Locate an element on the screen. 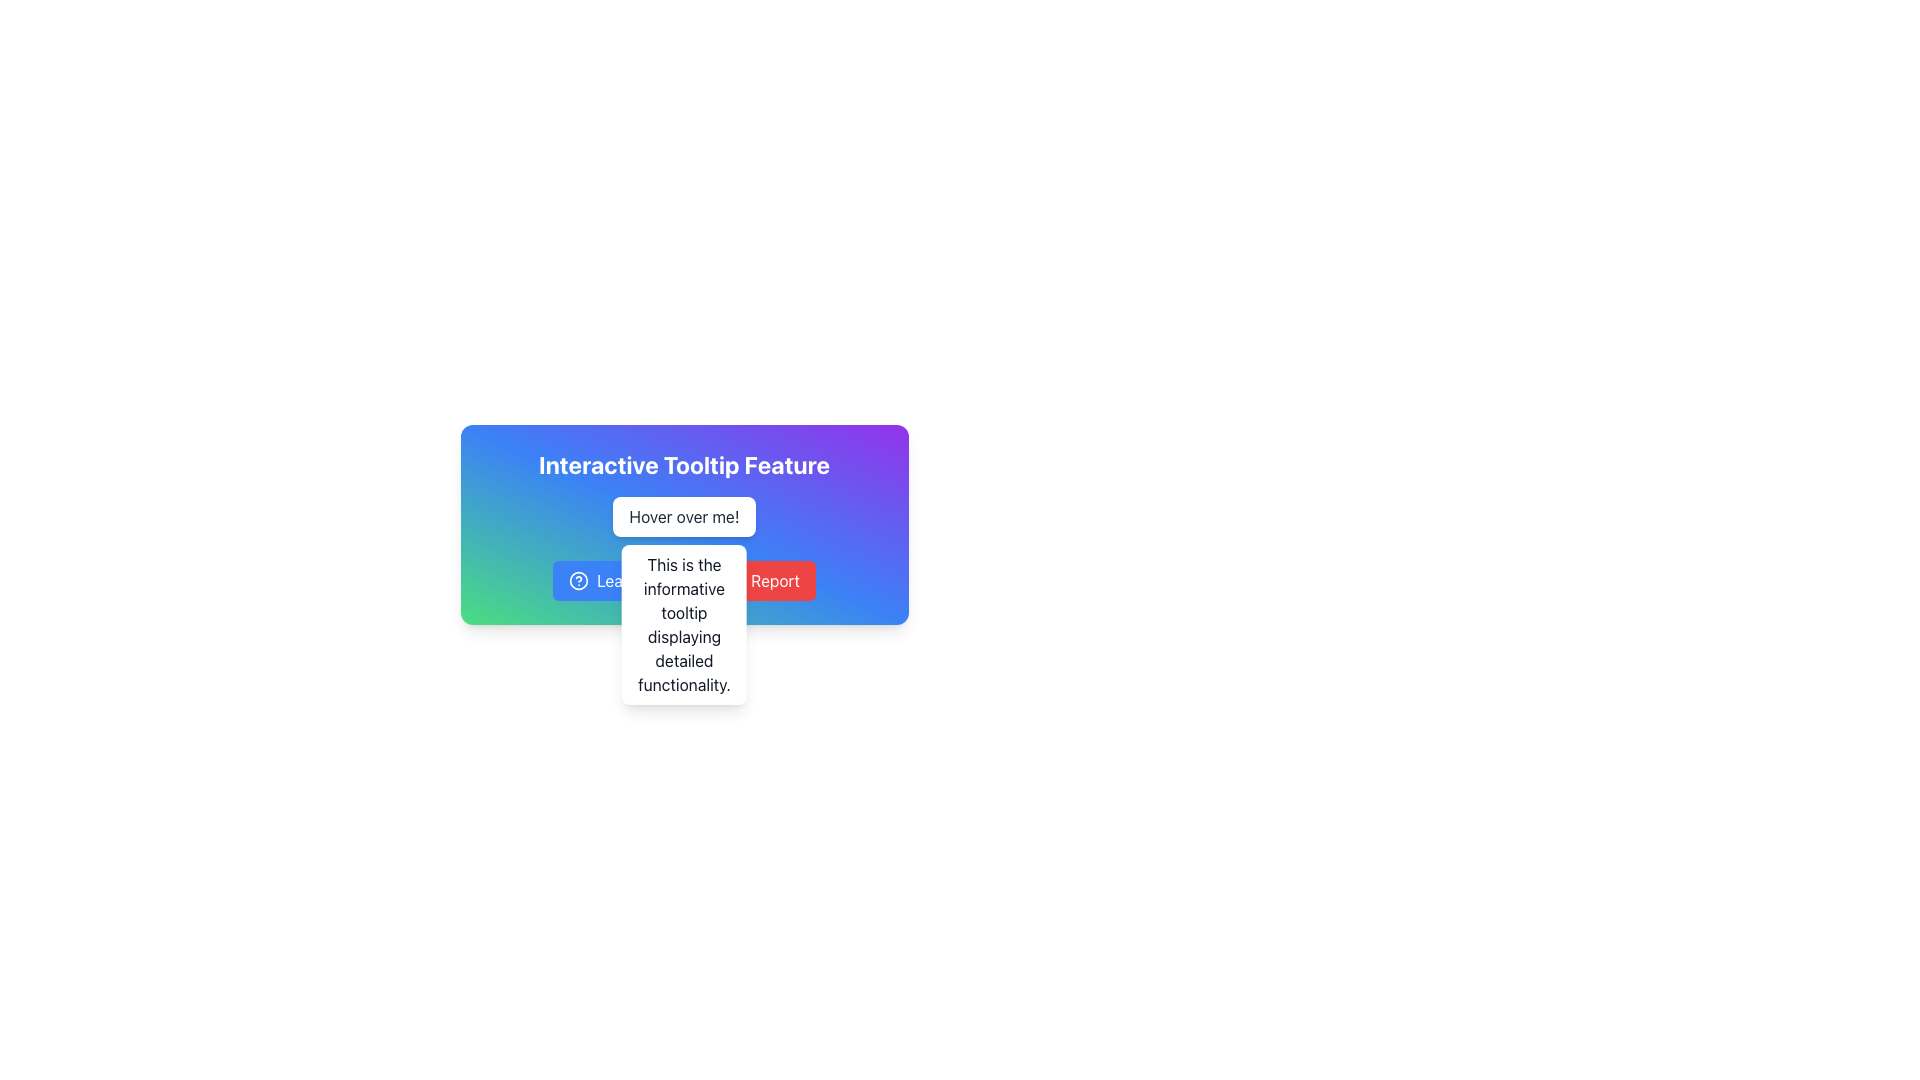  the report issue button located to the right of the blue 'Learn More' button is located at coordinates (760, 581).